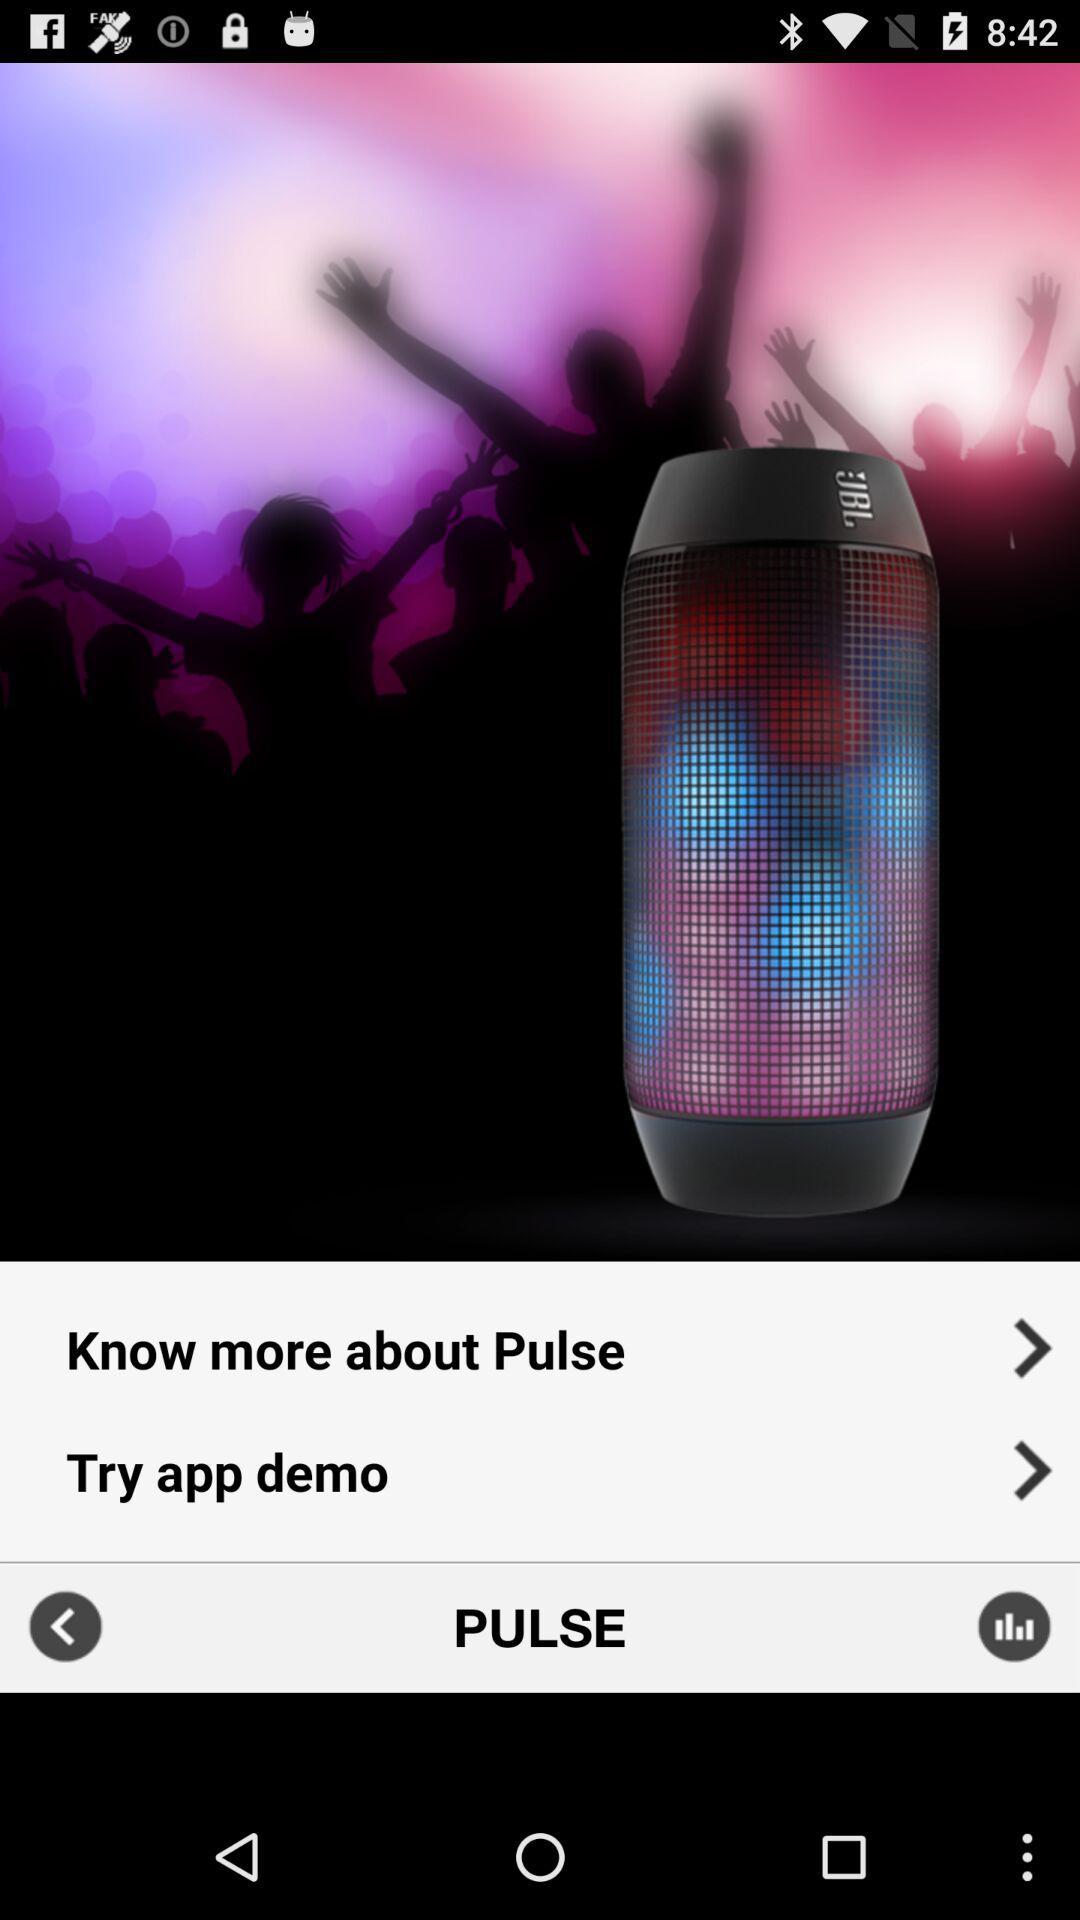 This screenshot has height=1920, width=1080. I want to click on the item above try app demo item, so click(540, 1335).